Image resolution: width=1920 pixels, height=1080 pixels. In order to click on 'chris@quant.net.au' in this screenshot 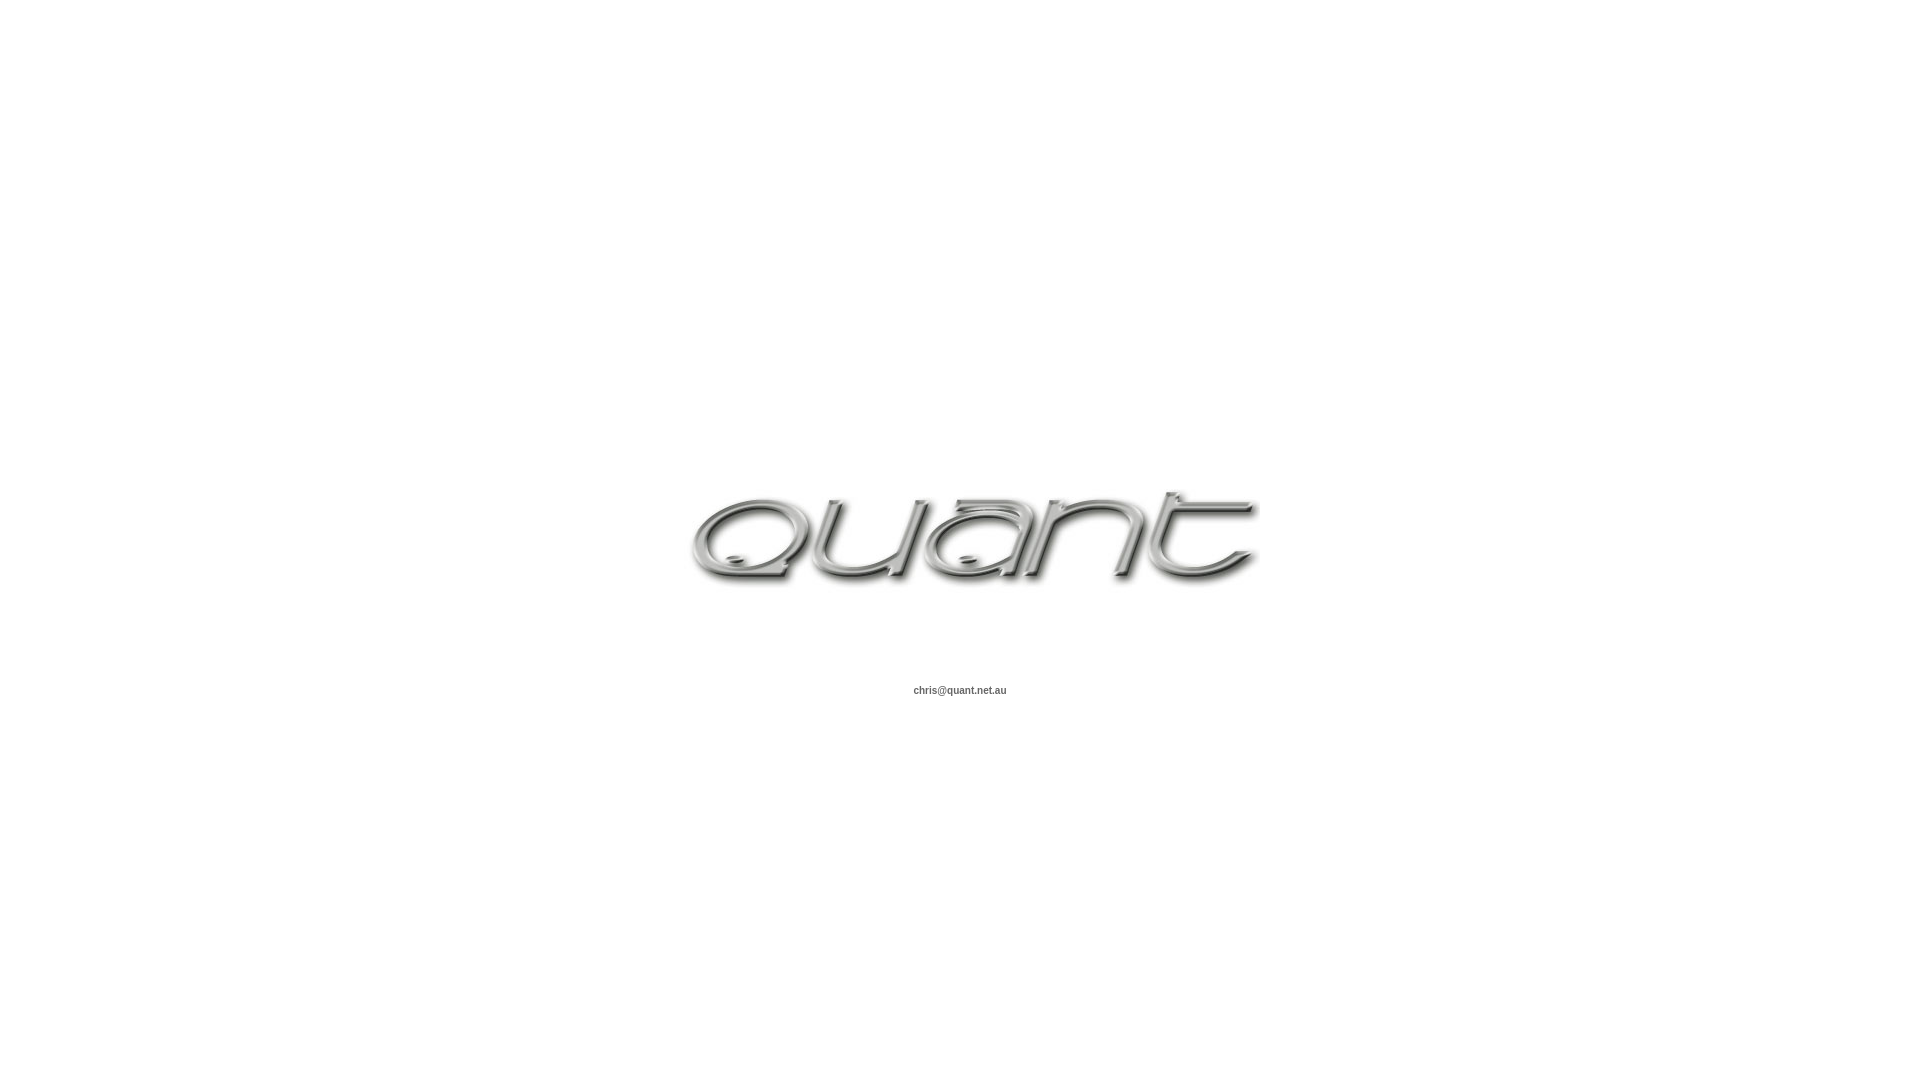, I will do `click(958, 688)`.